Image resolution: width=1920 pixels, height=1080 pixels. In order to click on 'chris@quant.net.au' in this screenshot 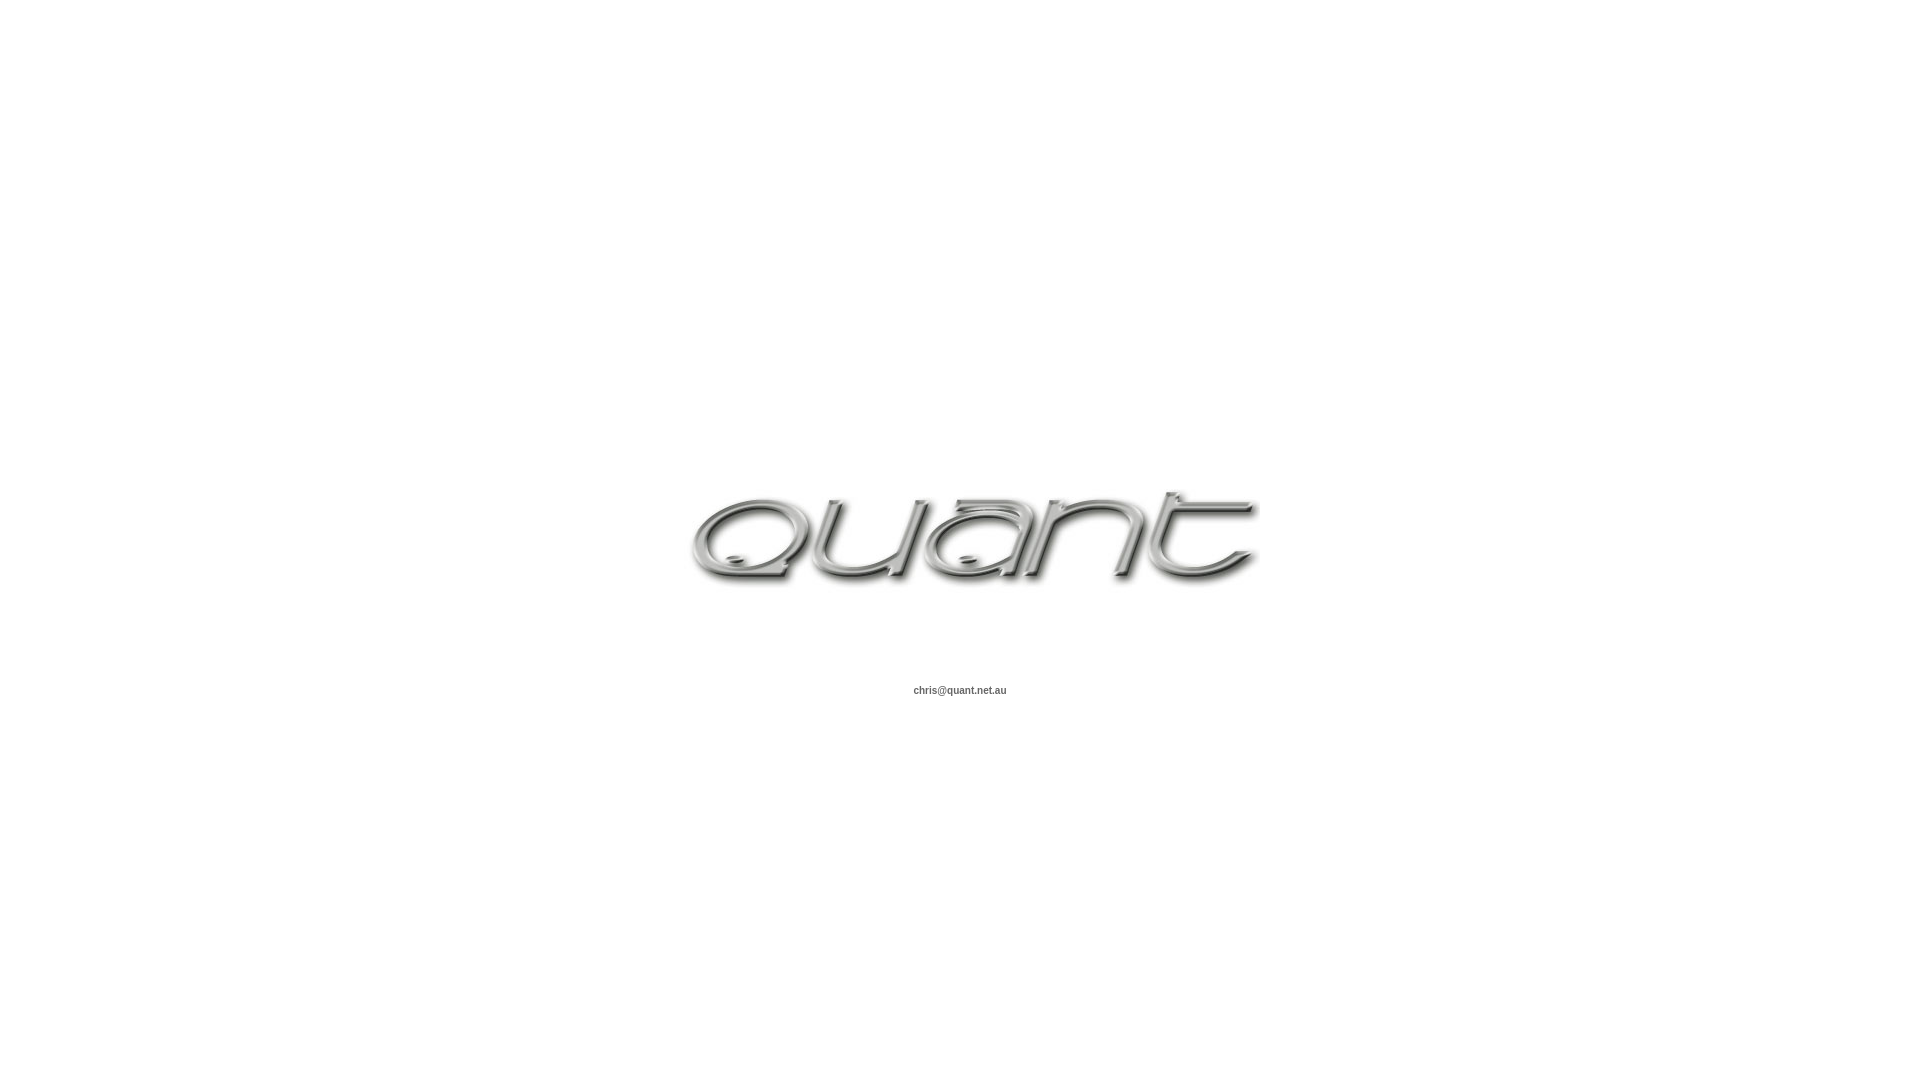, I will do `click(958, 688)`.